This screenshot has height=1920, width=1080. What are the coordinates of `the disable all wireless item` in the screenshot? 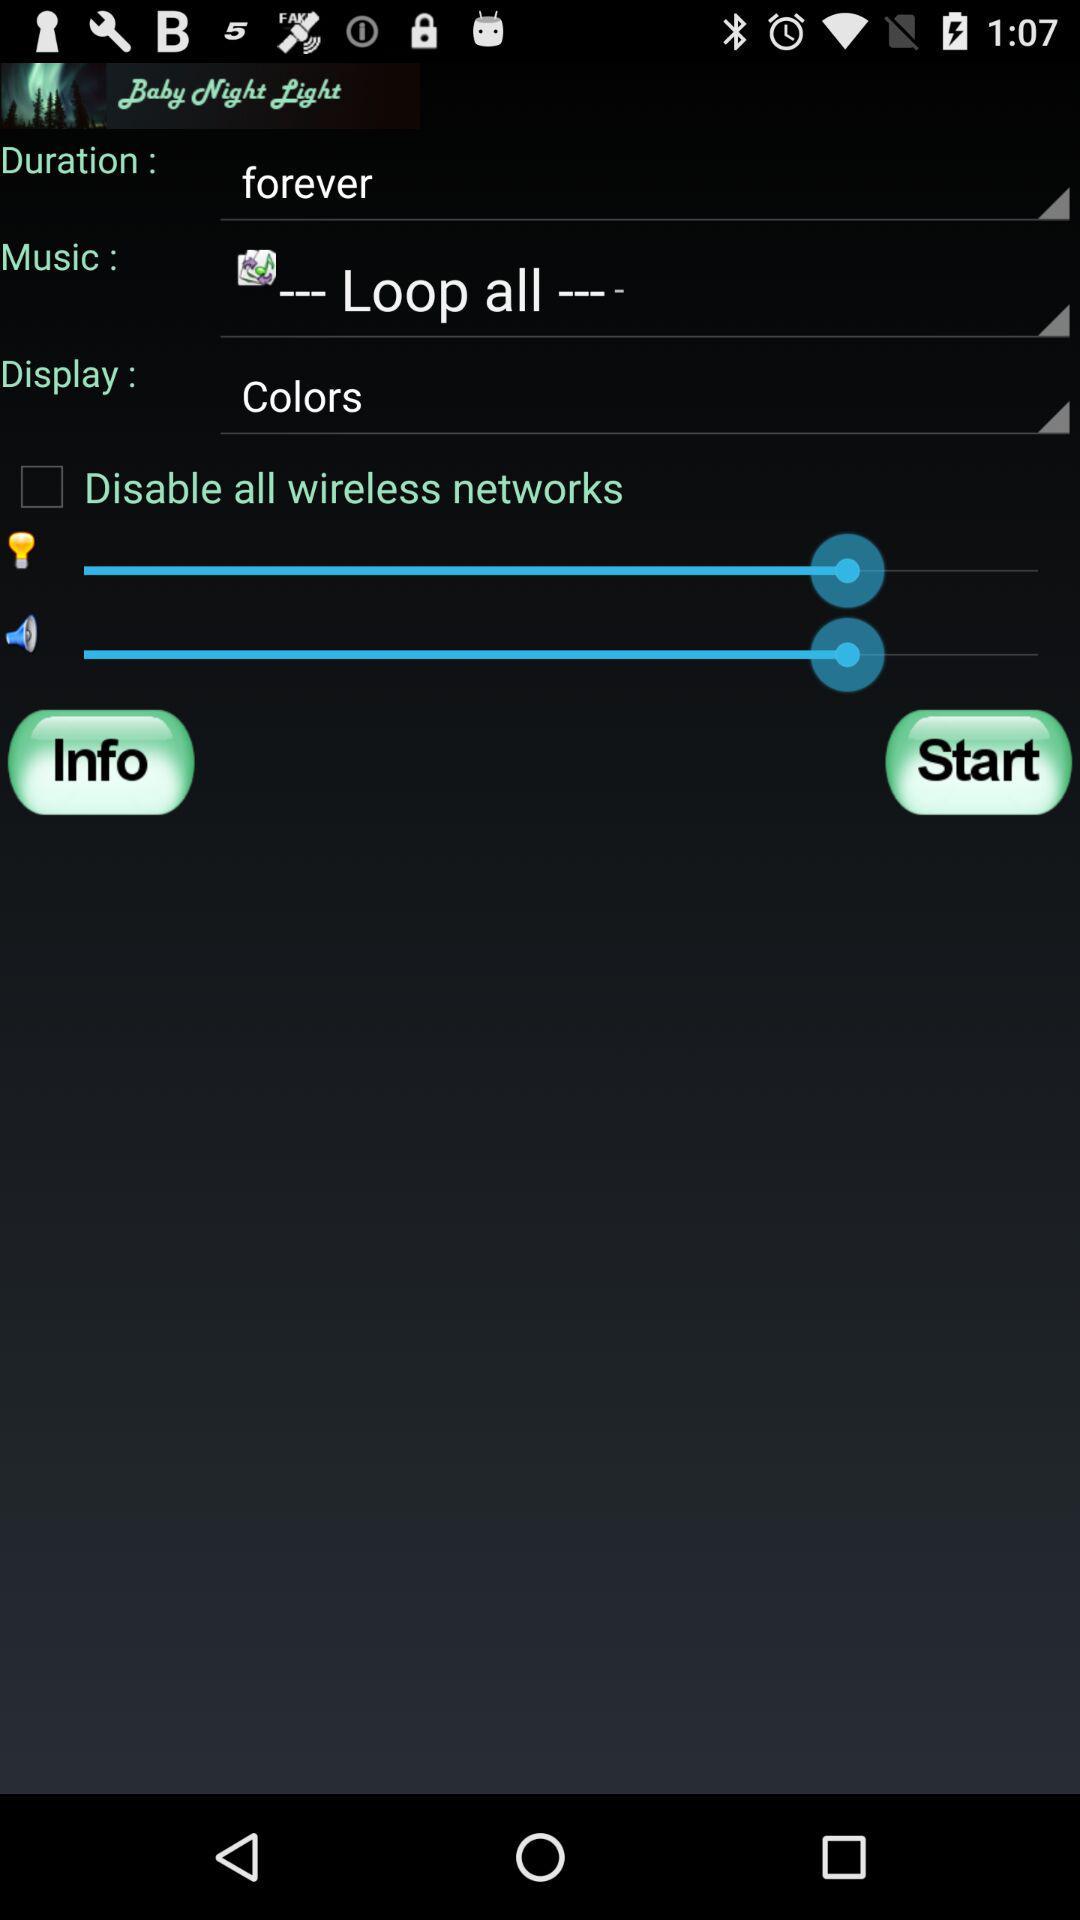 It's located at (312, 486).